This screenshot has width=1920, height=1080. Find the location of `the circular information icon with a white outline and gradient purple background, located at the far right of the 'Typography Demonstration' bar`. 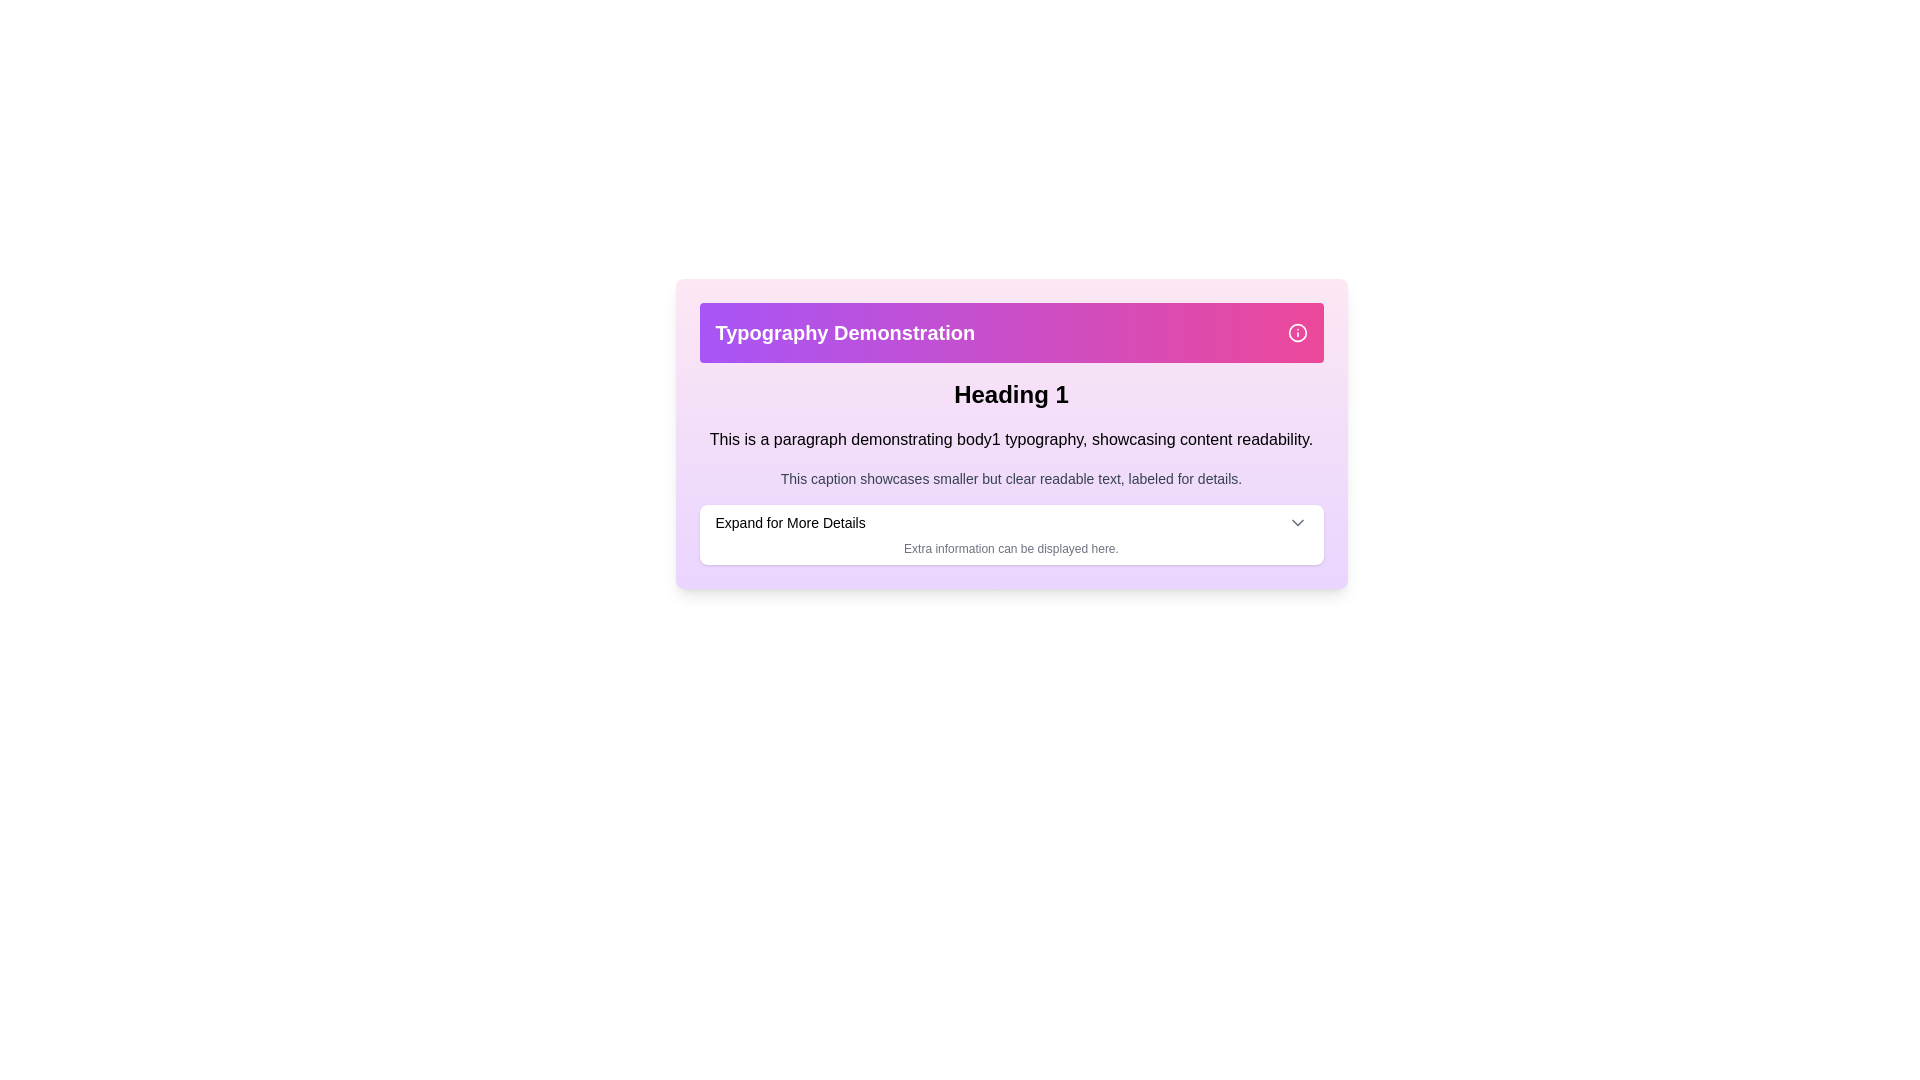

the circular information icon with a white outline and gradient purple background, located at the far right of the 'Typography Demonstration' bar is located at coordinates (1297, 331).